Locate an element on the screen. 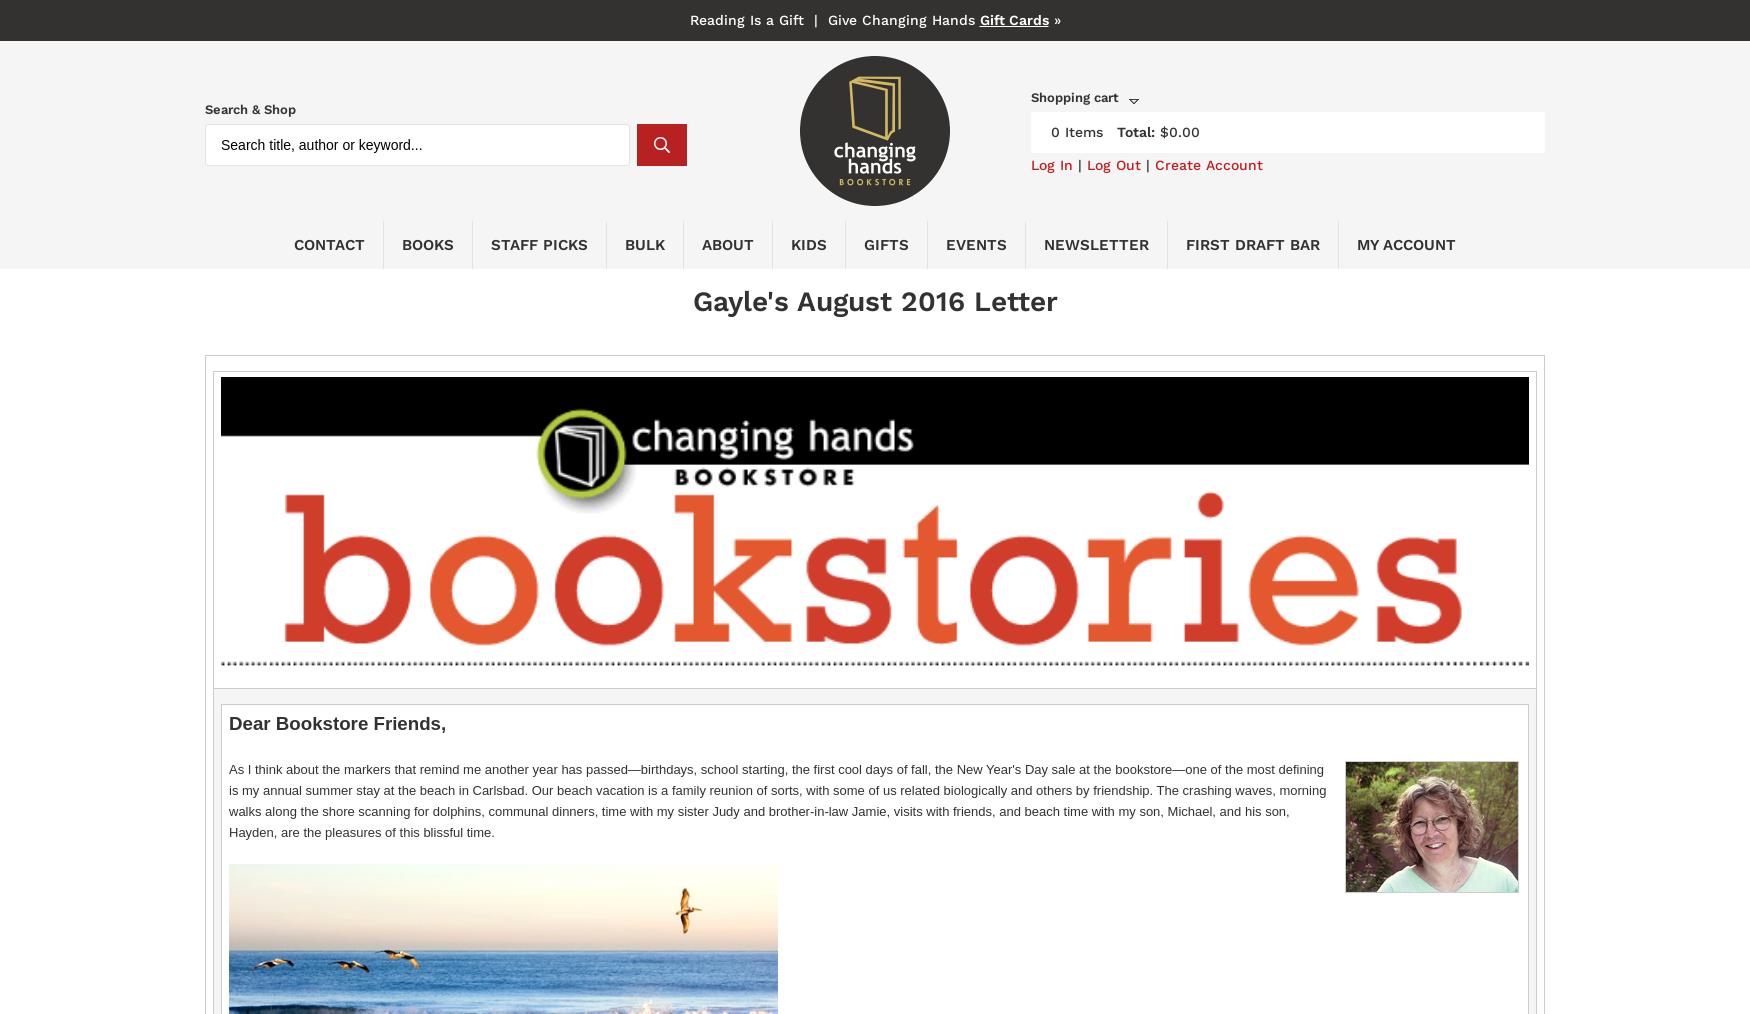 The width and height of the screenshot is (1750, 1014). 'NEWSLETTER' is located at coordinates (1096, 243).